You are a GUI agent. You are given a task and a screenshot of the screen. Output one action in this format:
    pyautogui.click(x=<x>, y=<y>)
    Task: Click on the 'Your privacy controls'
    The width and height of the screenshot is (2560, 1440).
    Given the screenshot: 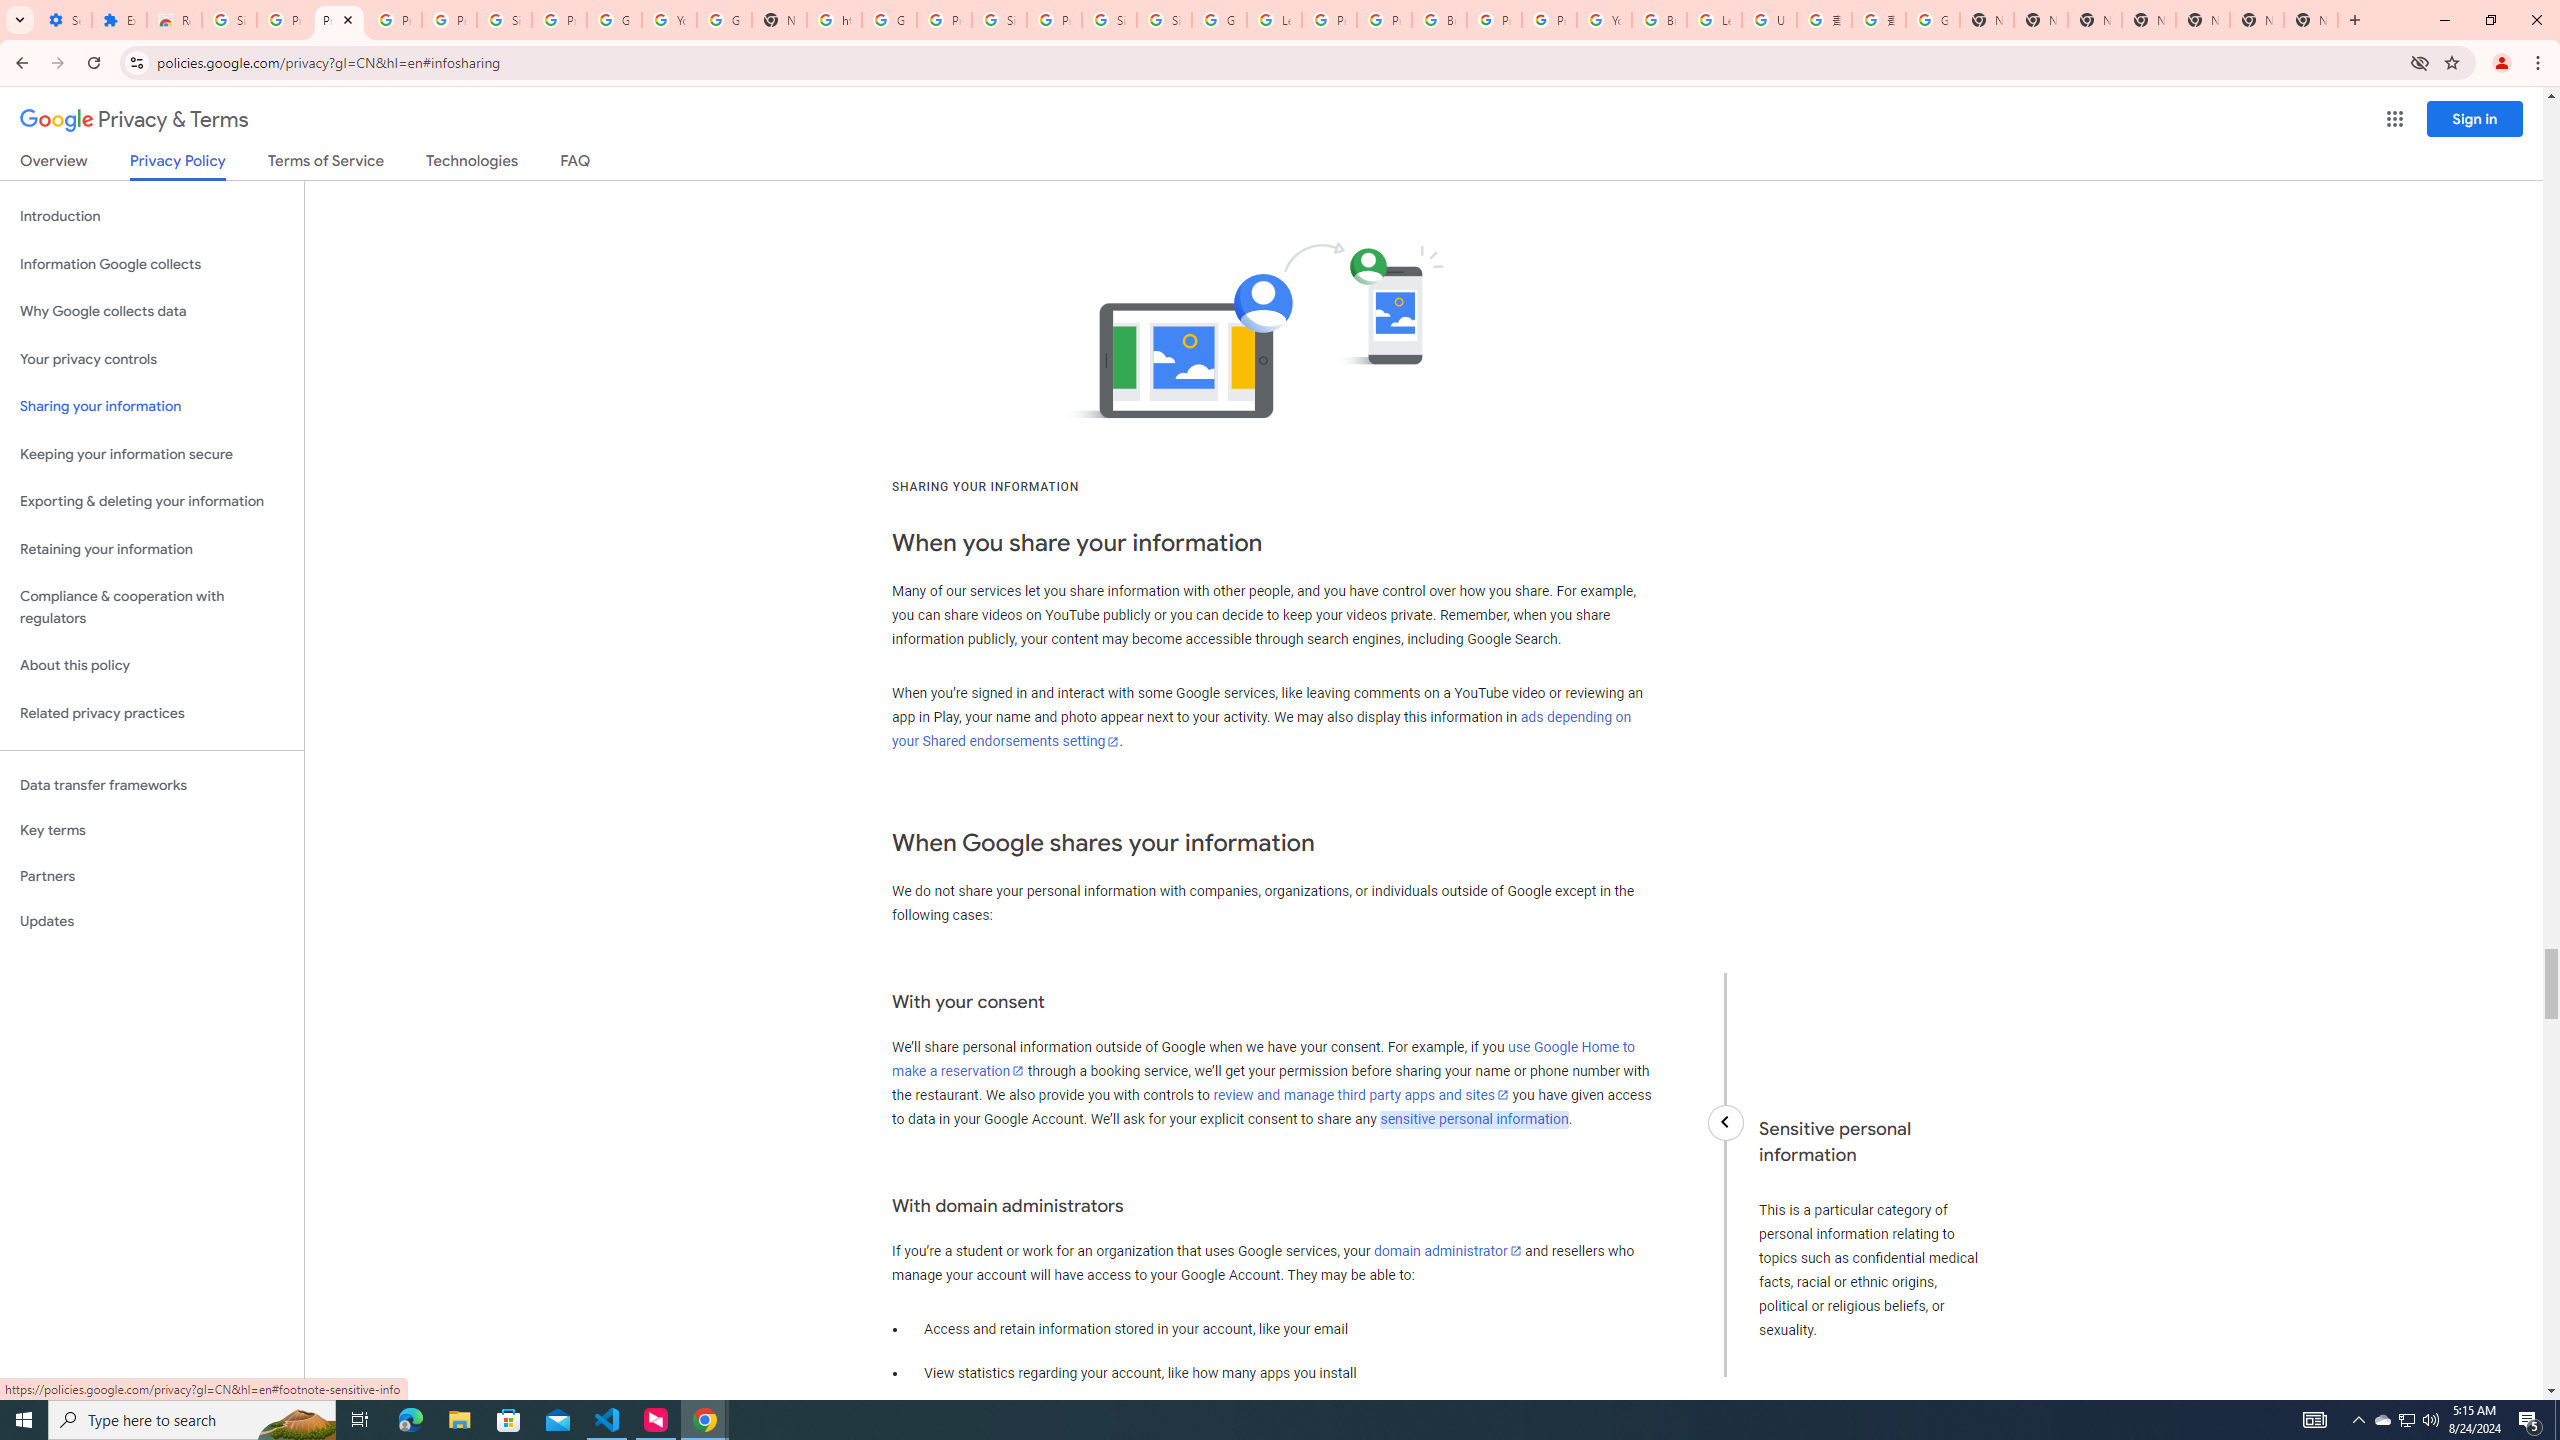 What is the action you would take?
    pyautogui.click(x=151, y=360)
    